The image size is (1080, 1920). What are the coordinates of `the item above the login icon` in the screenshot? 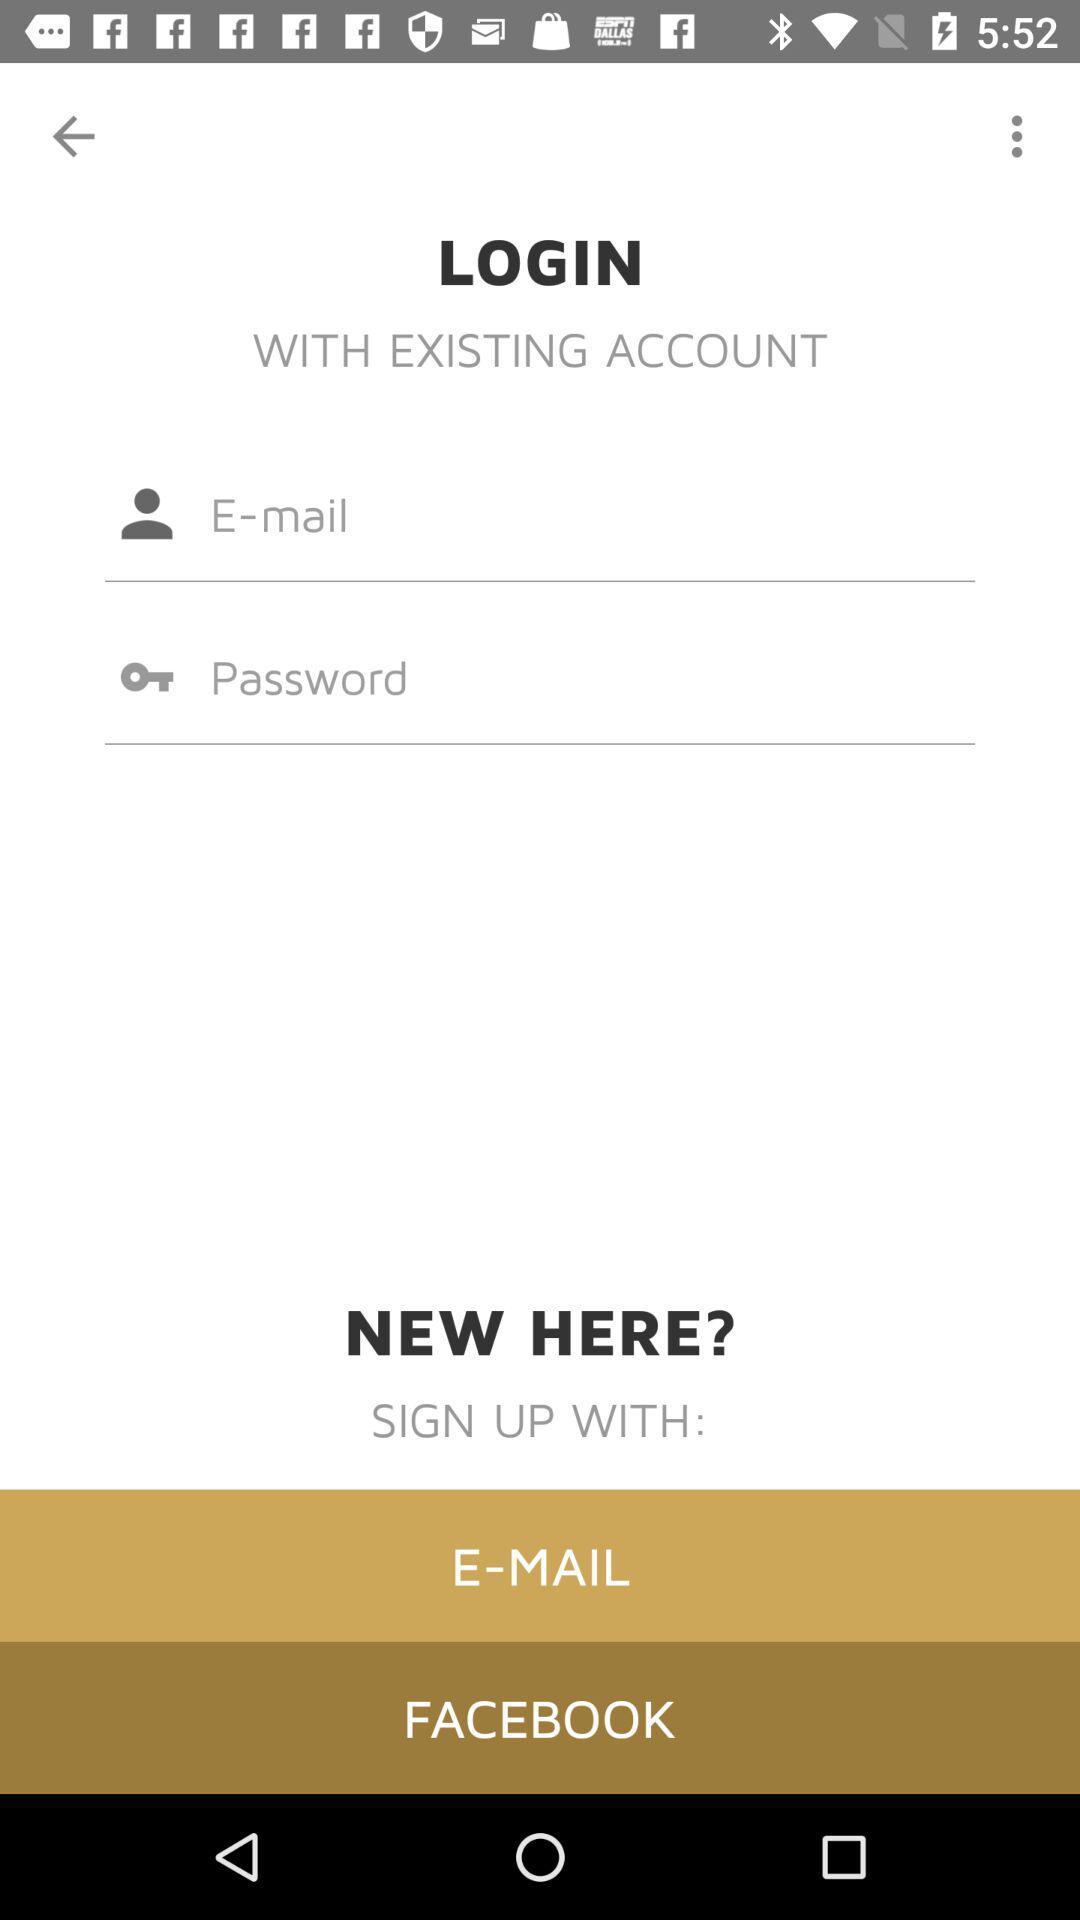 It's located at (72, 135).